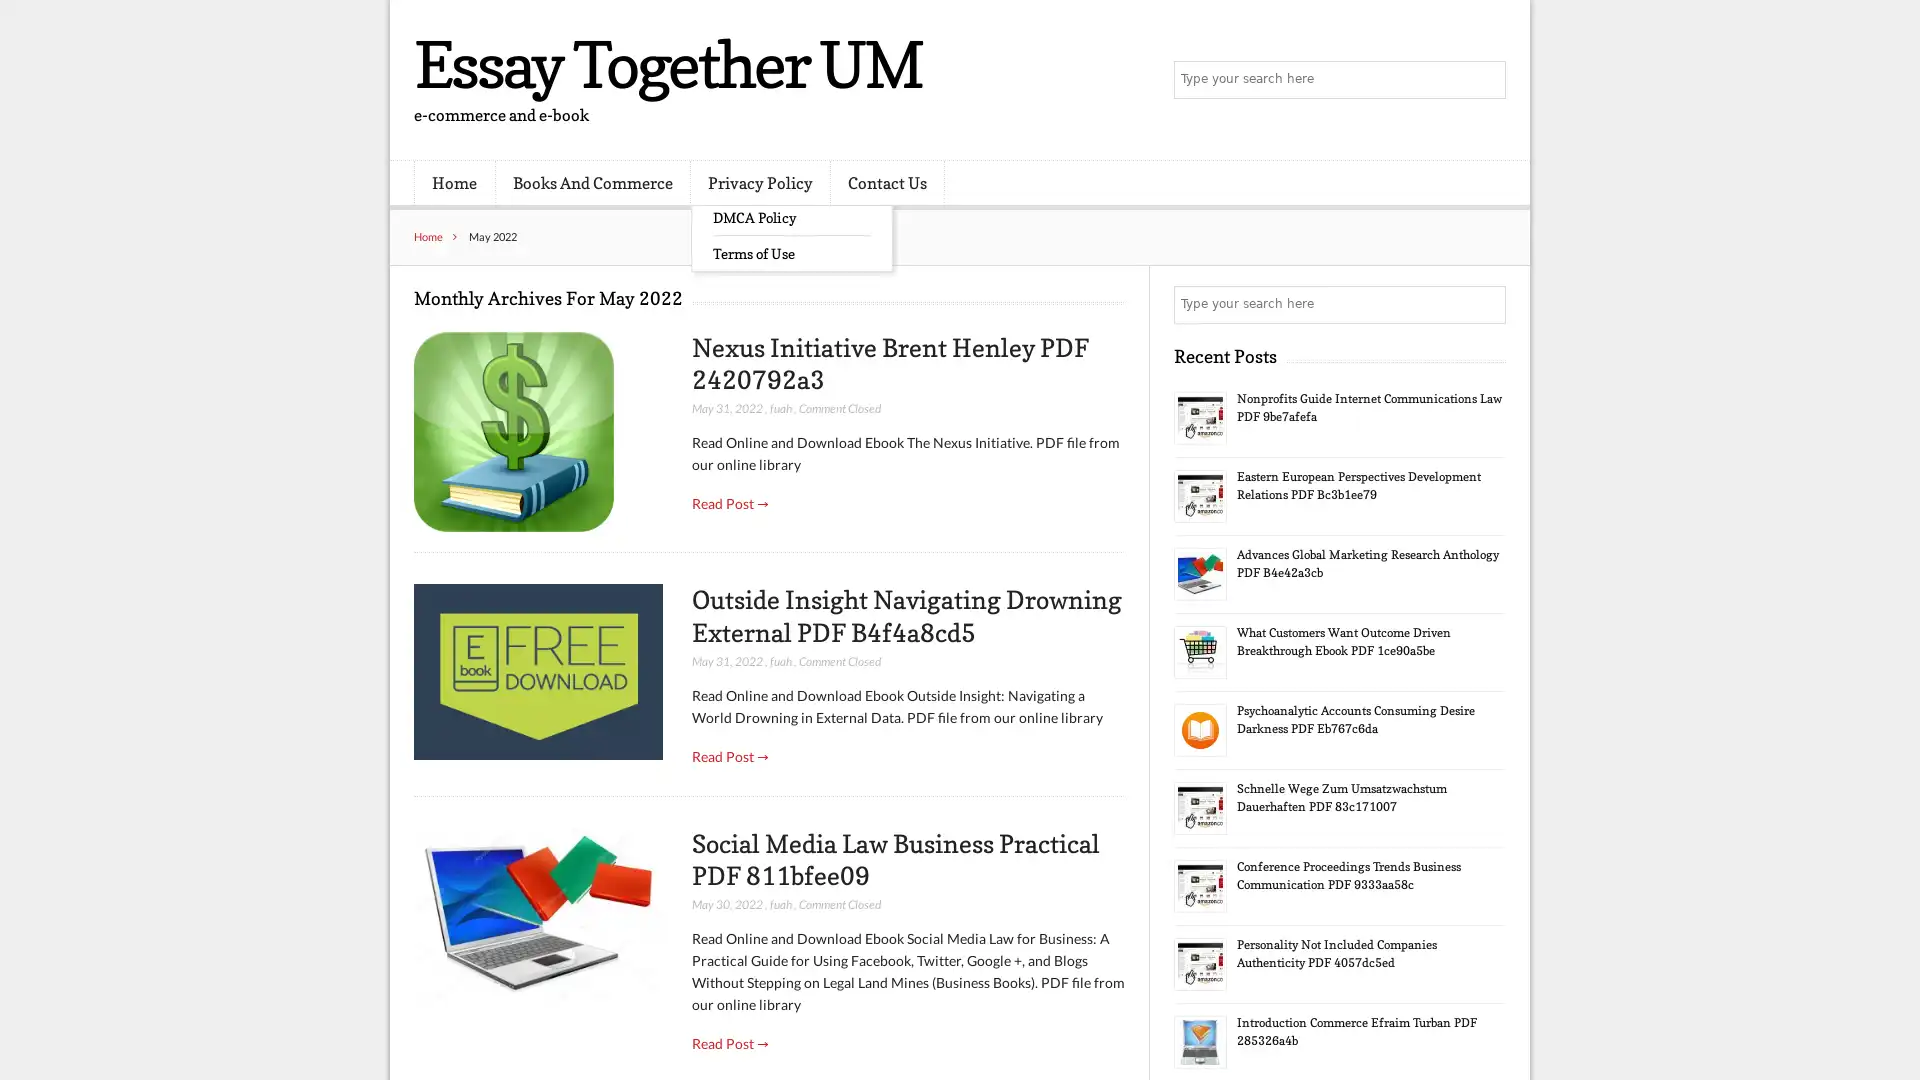 The image size is (1920, 1080). What do you see at coordinates (1485, 80) in the screenshot?
I see `Search` at bounding box center [1485, 80].